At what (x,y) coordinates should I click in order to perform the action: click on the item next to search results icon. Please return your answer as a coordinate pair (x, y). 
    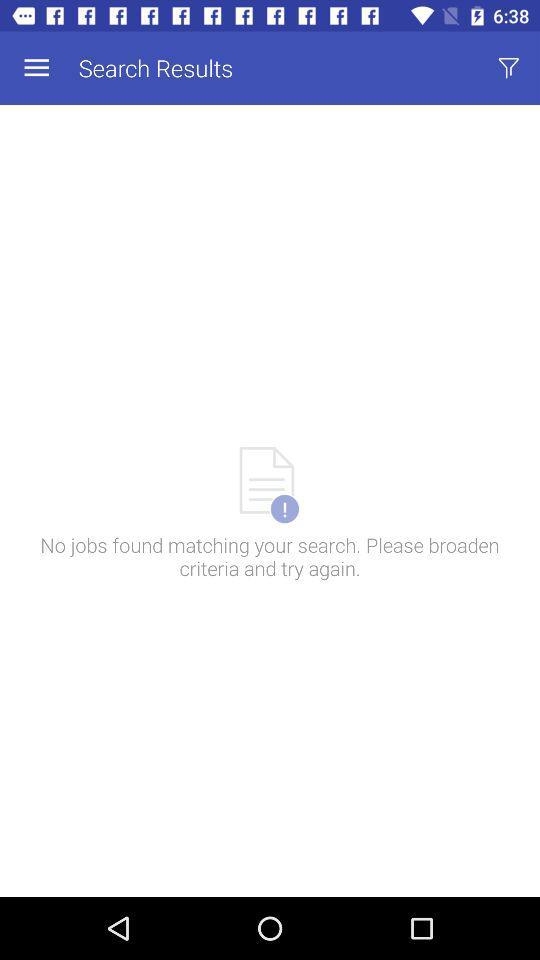
    Looking at the image, I should click on (36, 68).